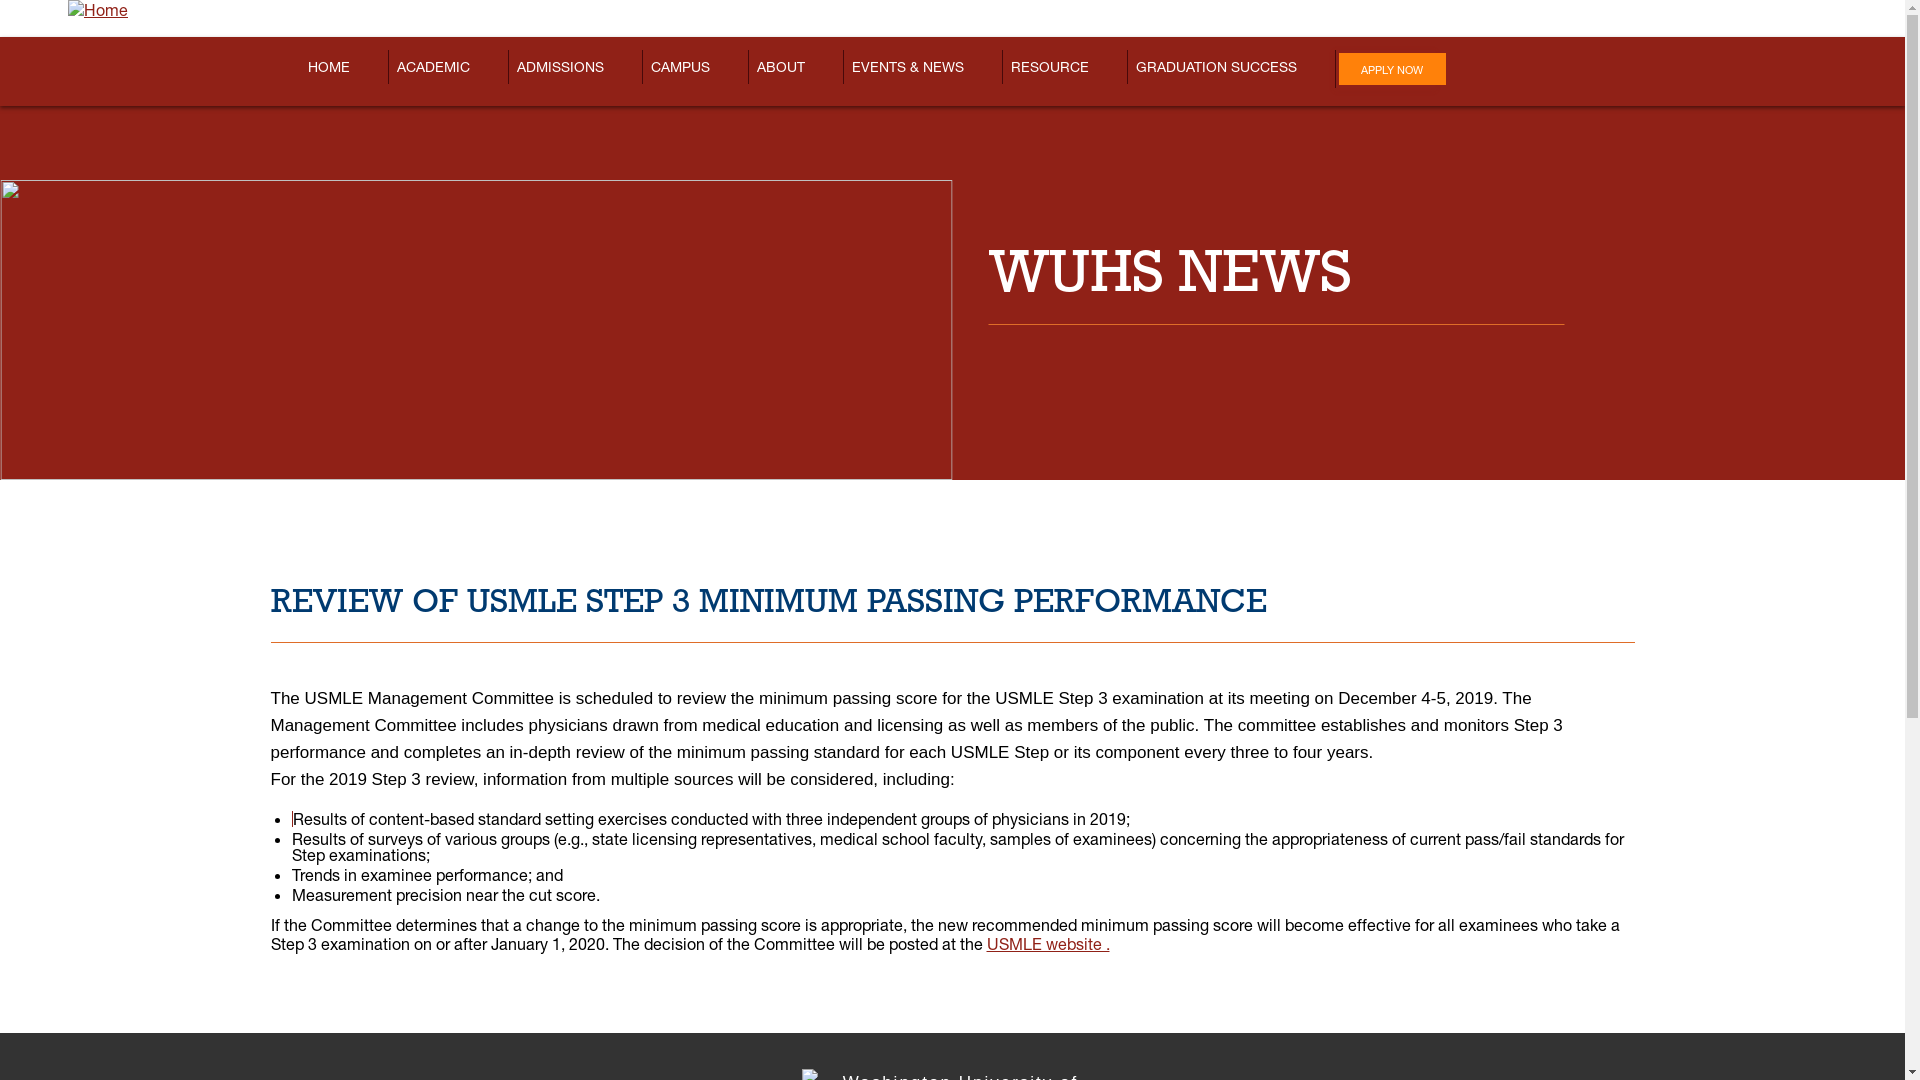 The height and width of the screenshot is (1080, 1920). What do you see at coordinates (780, 65) in the screenshot?
I see `'ABOUT'` at bounding box center [780, 65].